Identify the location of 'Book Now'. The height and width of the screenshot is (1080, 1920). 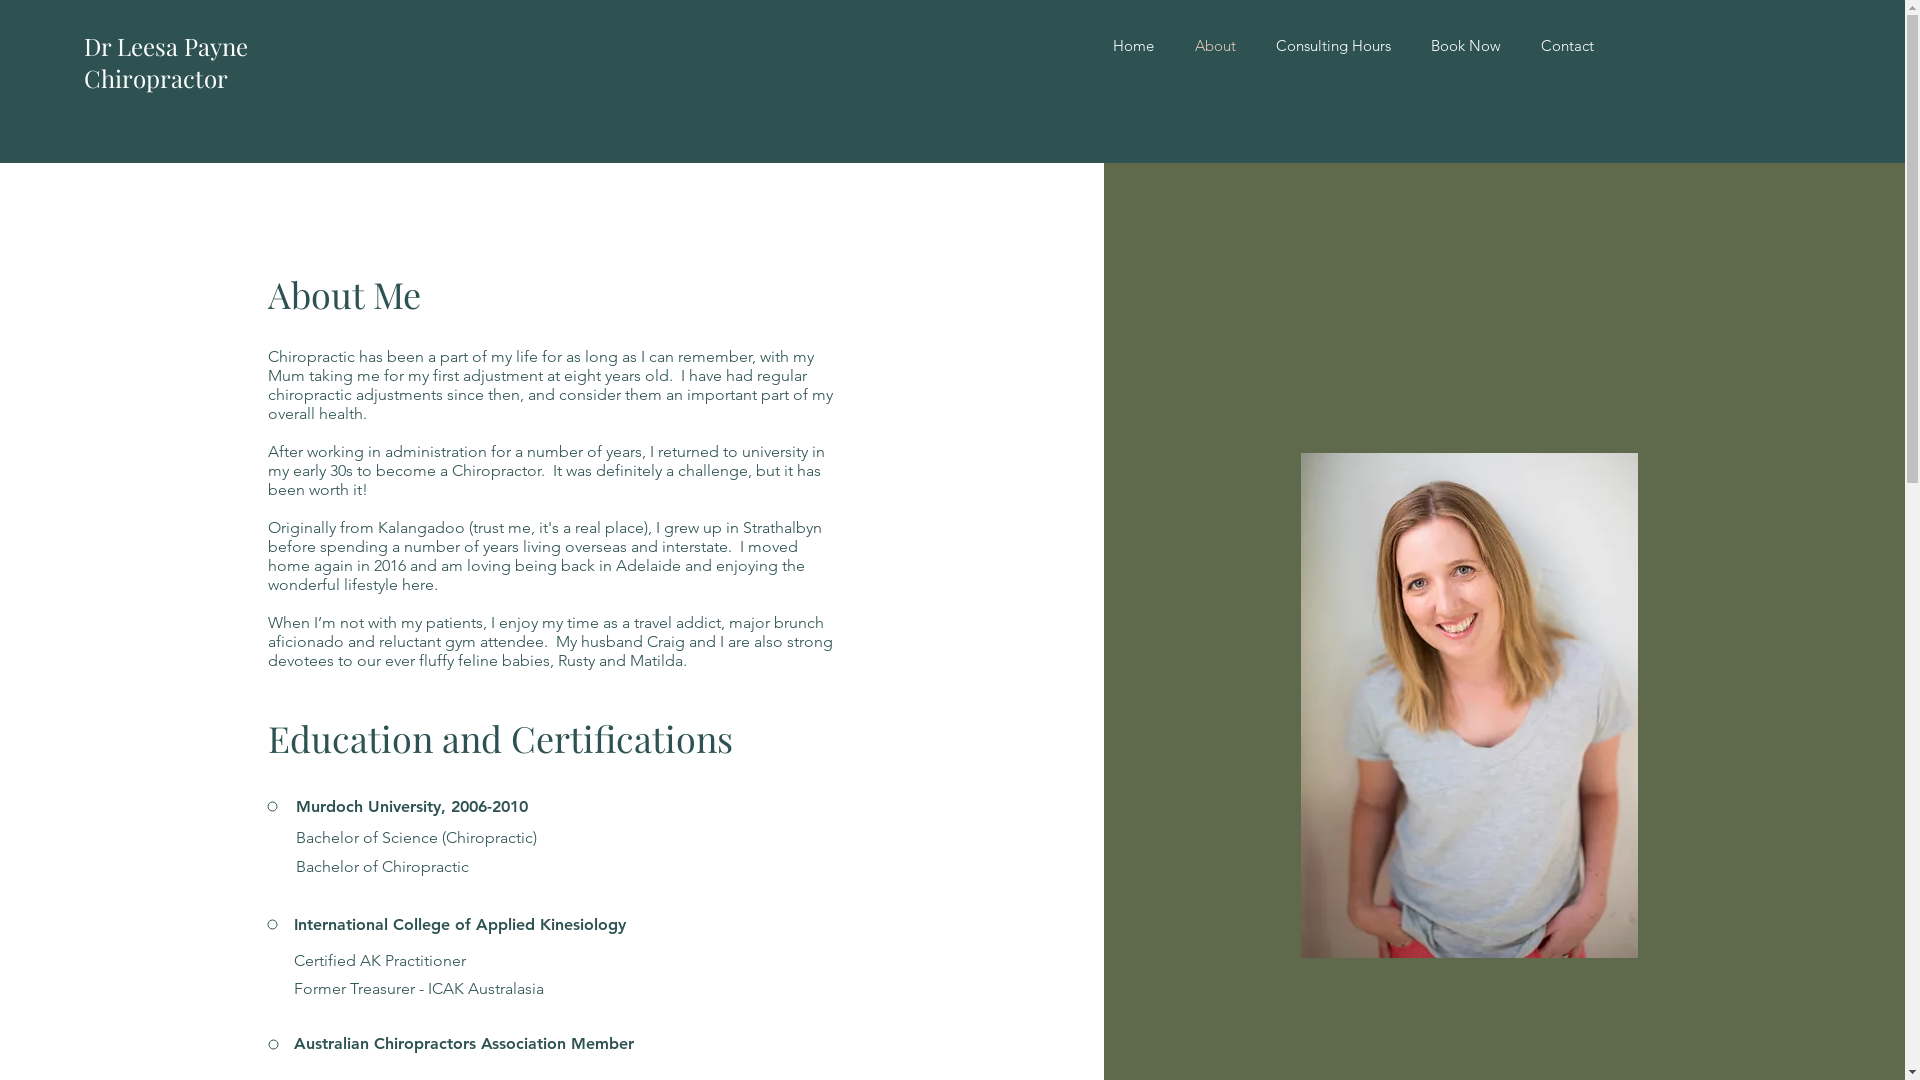
(1410, 45).